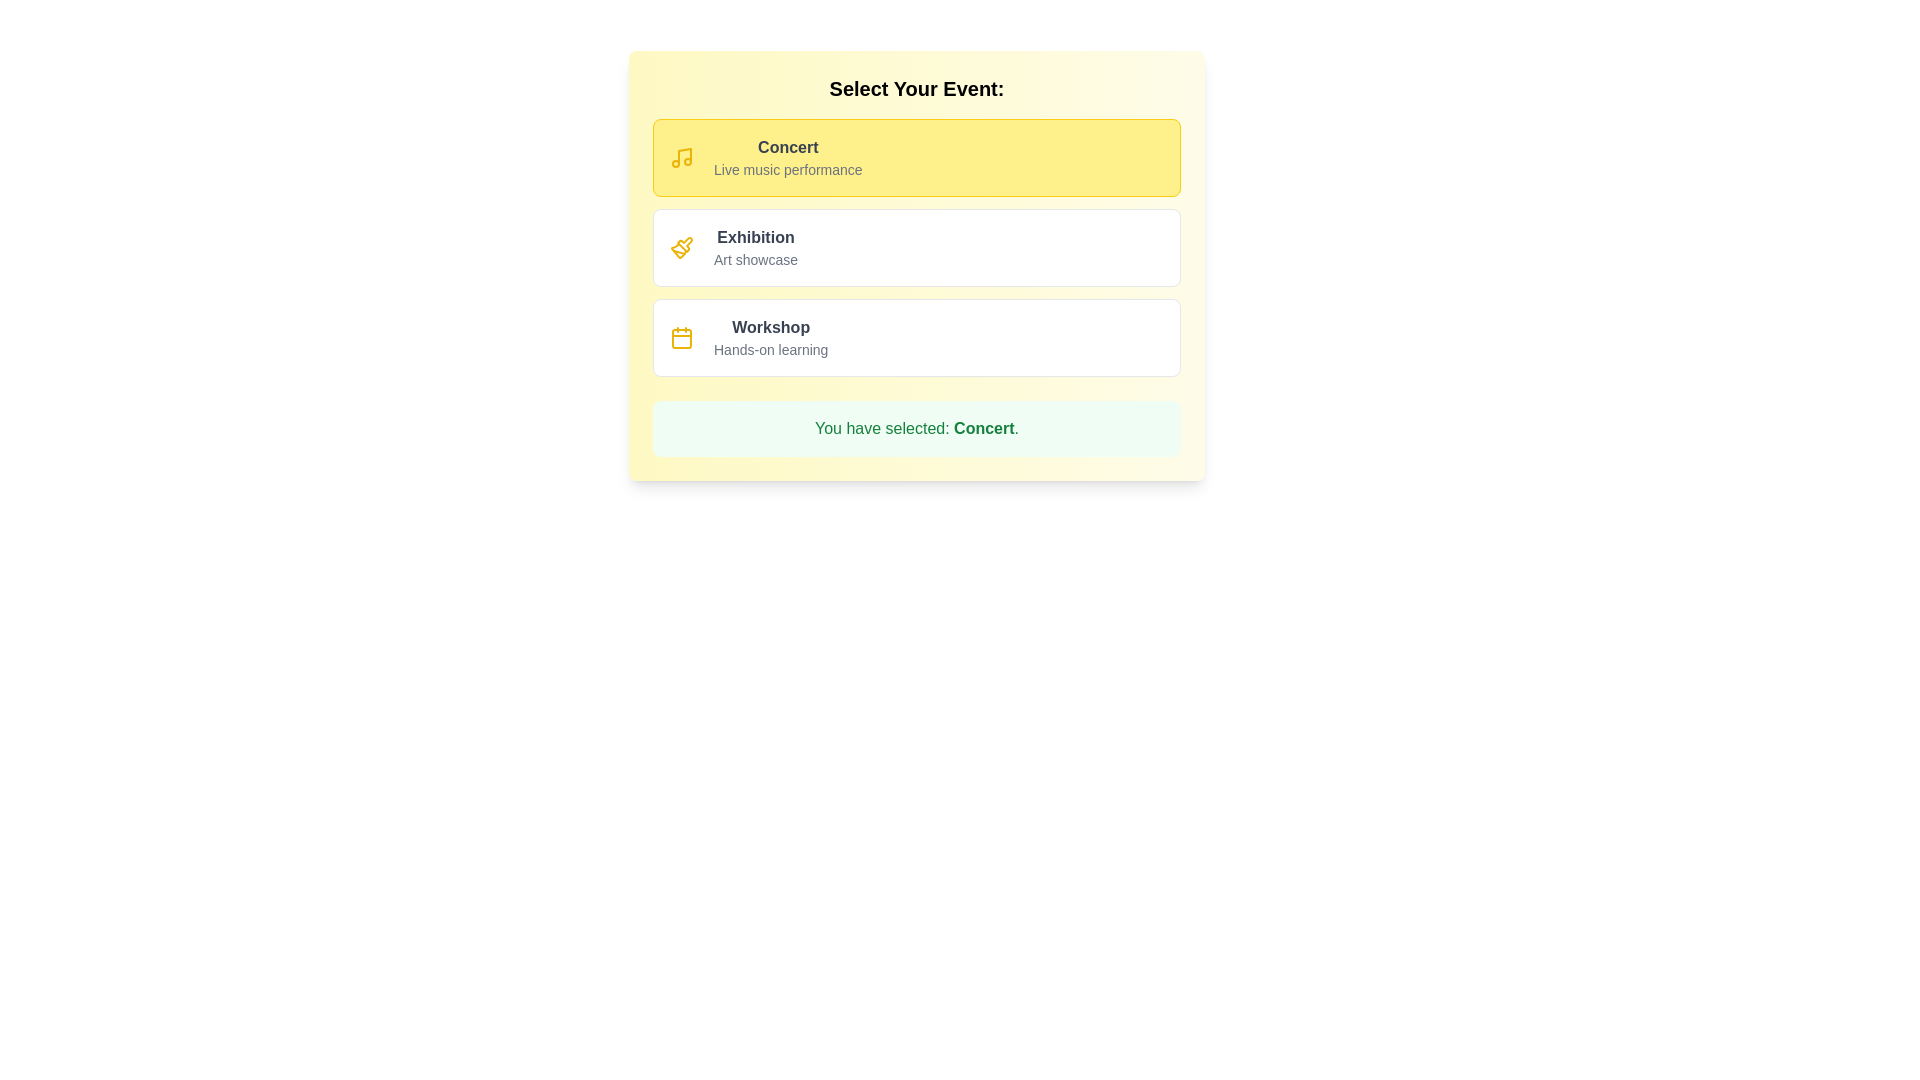  Describe the element at coordinates (770, 337) in the screenshot. I see `the text display element titled 'Workshop' which features a bold dark gray title and a lighter gray subtitle 'Hands-on learning'. This element is located in the third option of a vertical list of event options` at that location.